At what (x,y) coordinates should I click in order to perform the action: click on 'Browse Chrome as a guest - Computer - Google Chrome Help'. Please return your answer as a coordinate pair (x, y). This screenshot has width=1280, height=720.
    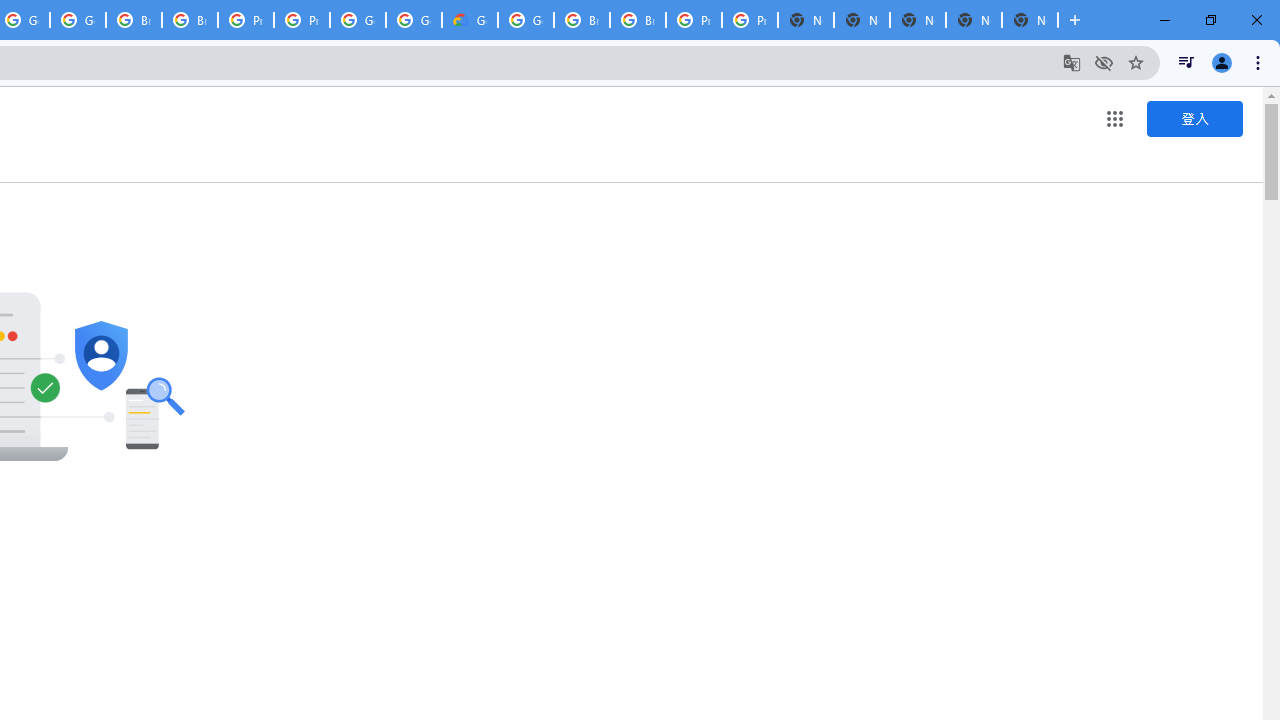
    Looking at the image, I should click on (581, 20).